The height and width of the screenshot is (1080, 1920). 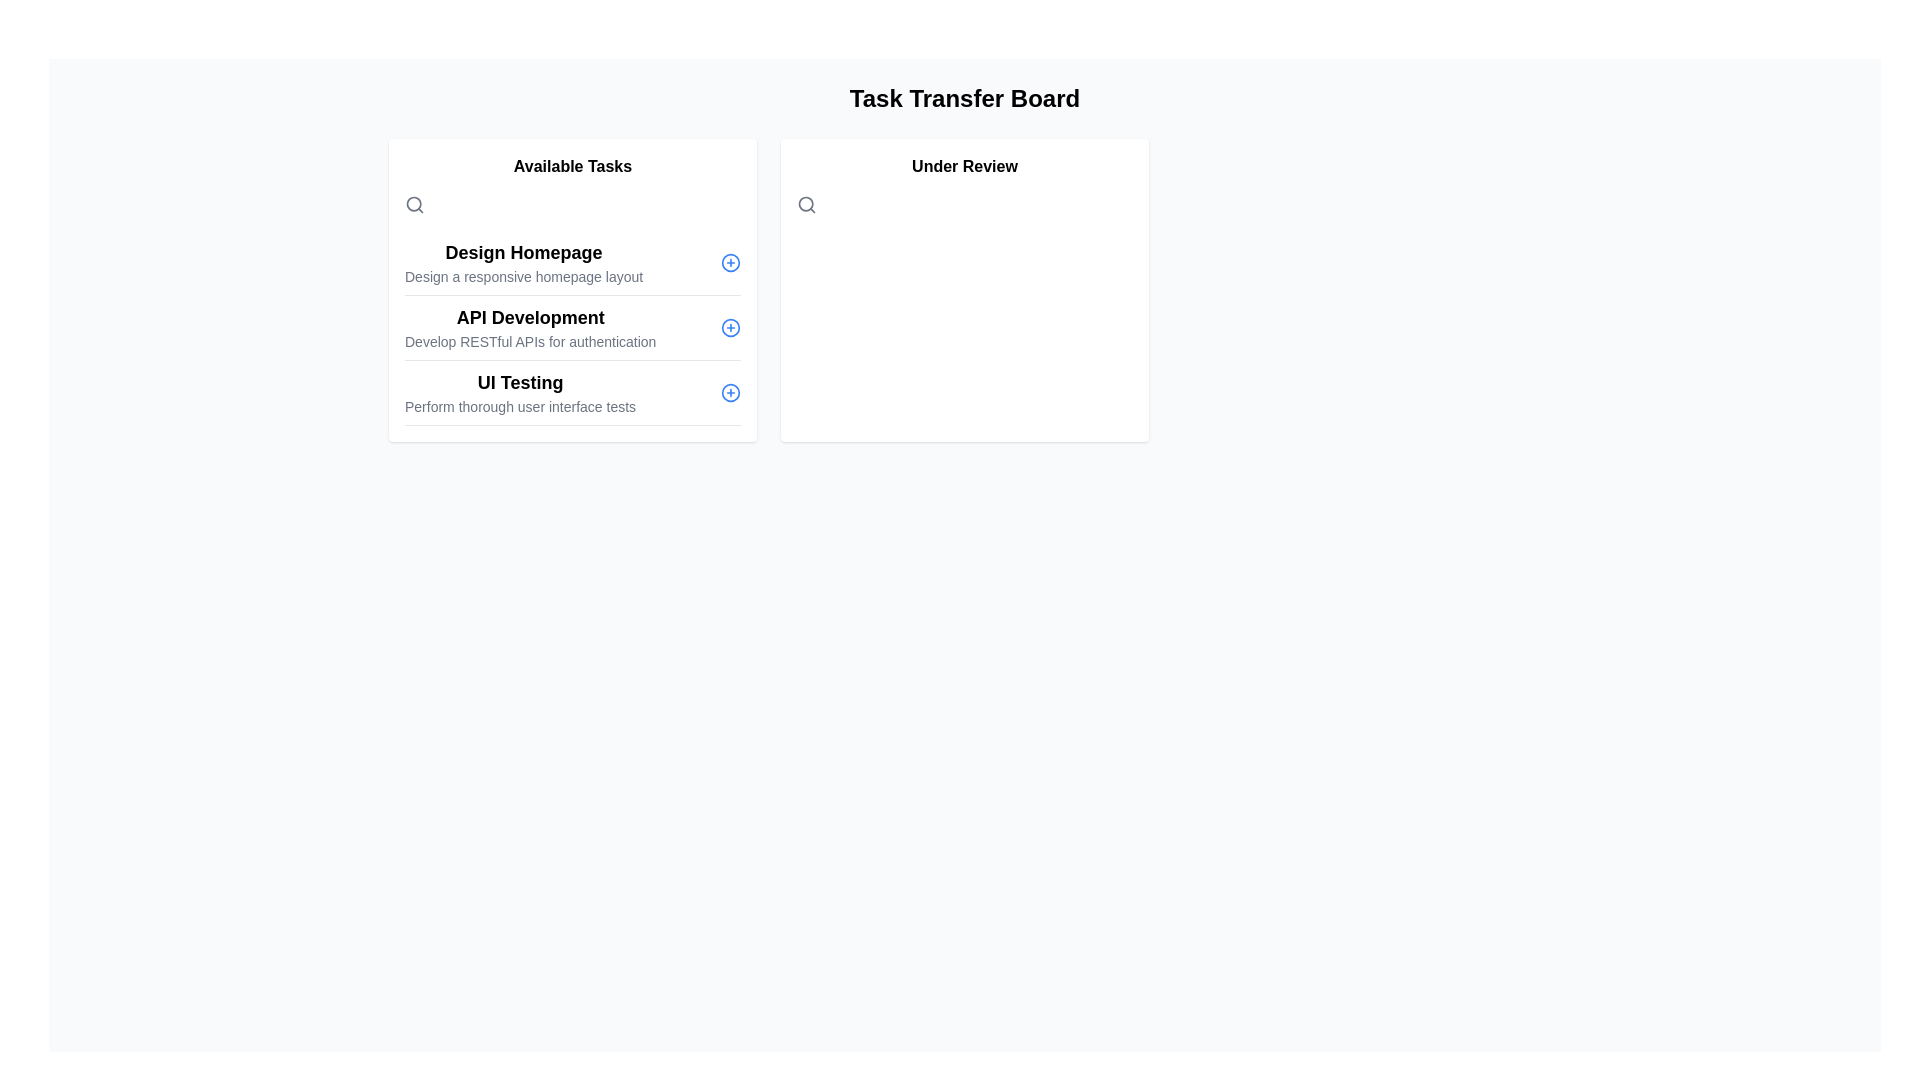 What do you see at coordinates (729, 261) in the screenshot?
I see `the circular '+' icon button located in the 'Available Tasks' column next` at bounding box center [729, 261].